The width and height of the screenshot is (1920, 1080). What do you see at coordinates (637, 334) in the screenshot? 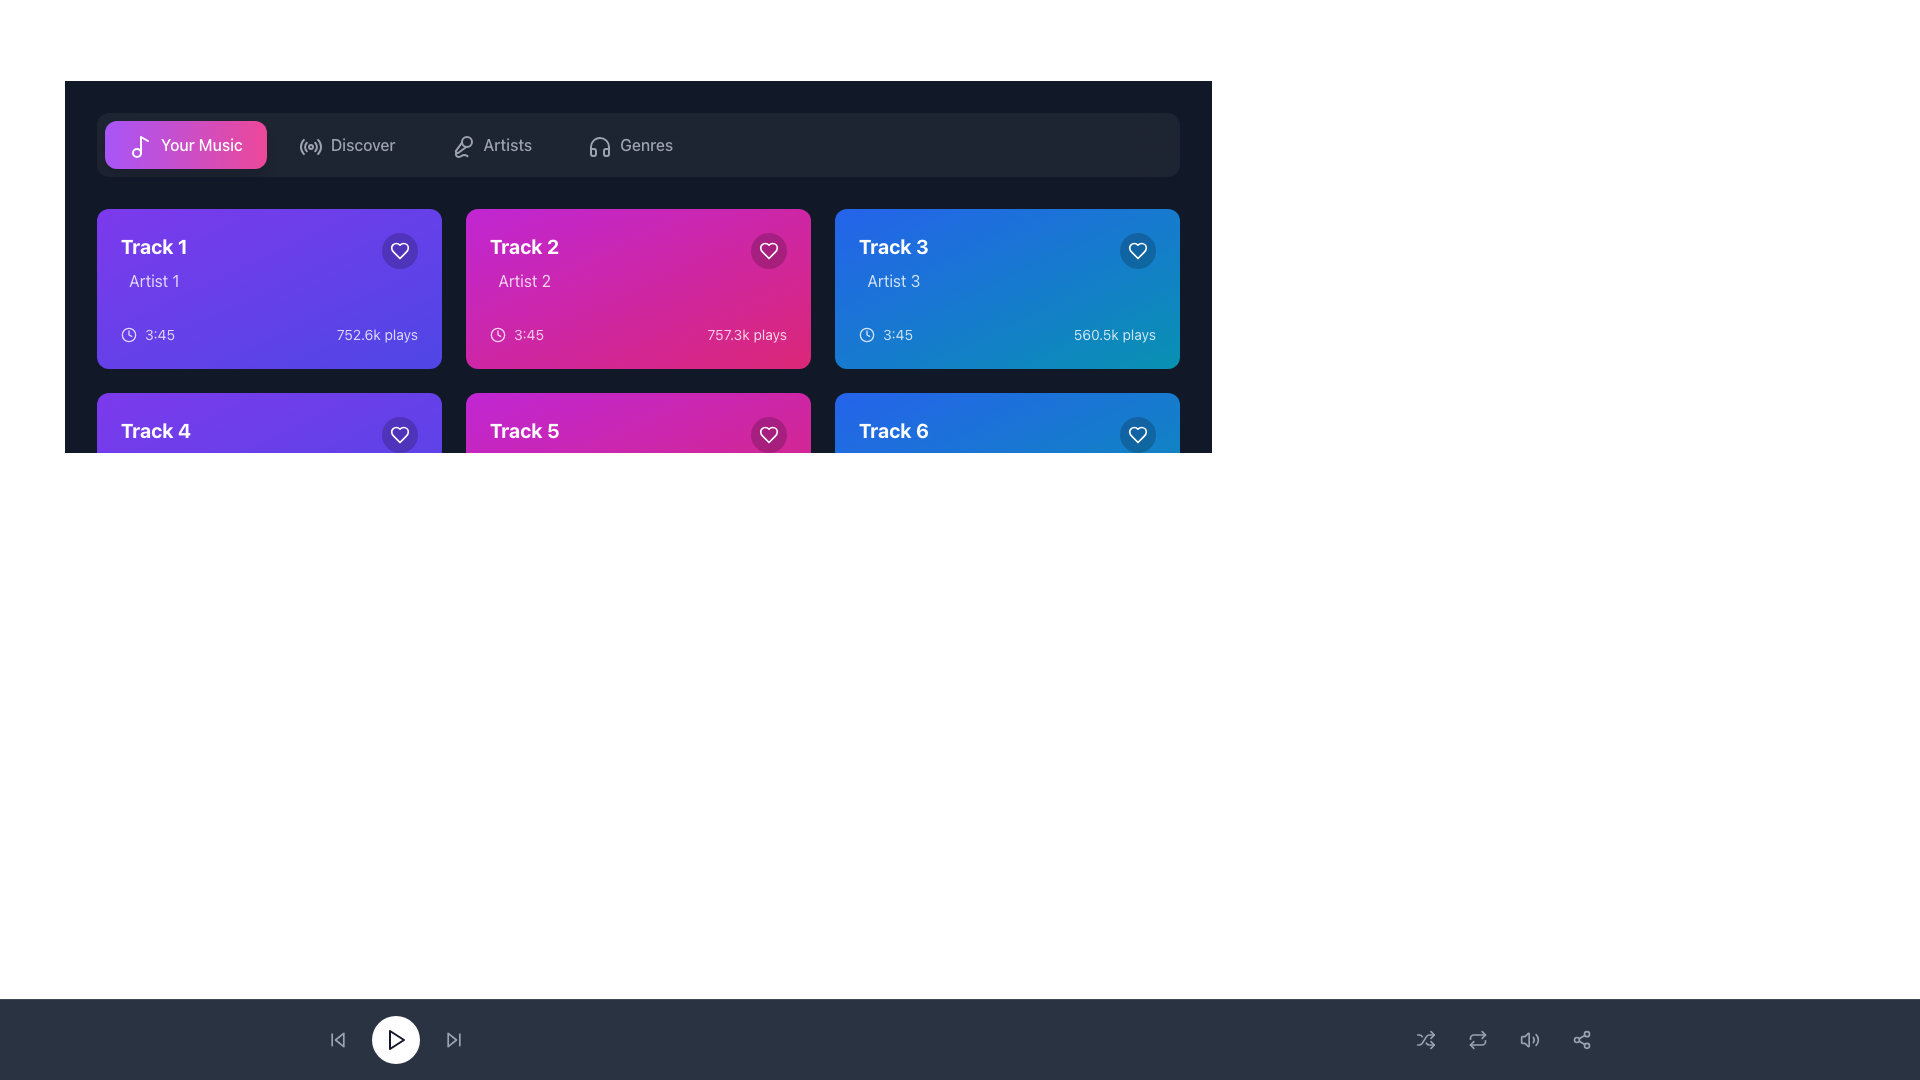
I see `the informational display component that shows the metadata for the music track, indicating its duration and play count, located at the bottom of the pink card titled 'Track 2'` at bounding box center [637, 334].